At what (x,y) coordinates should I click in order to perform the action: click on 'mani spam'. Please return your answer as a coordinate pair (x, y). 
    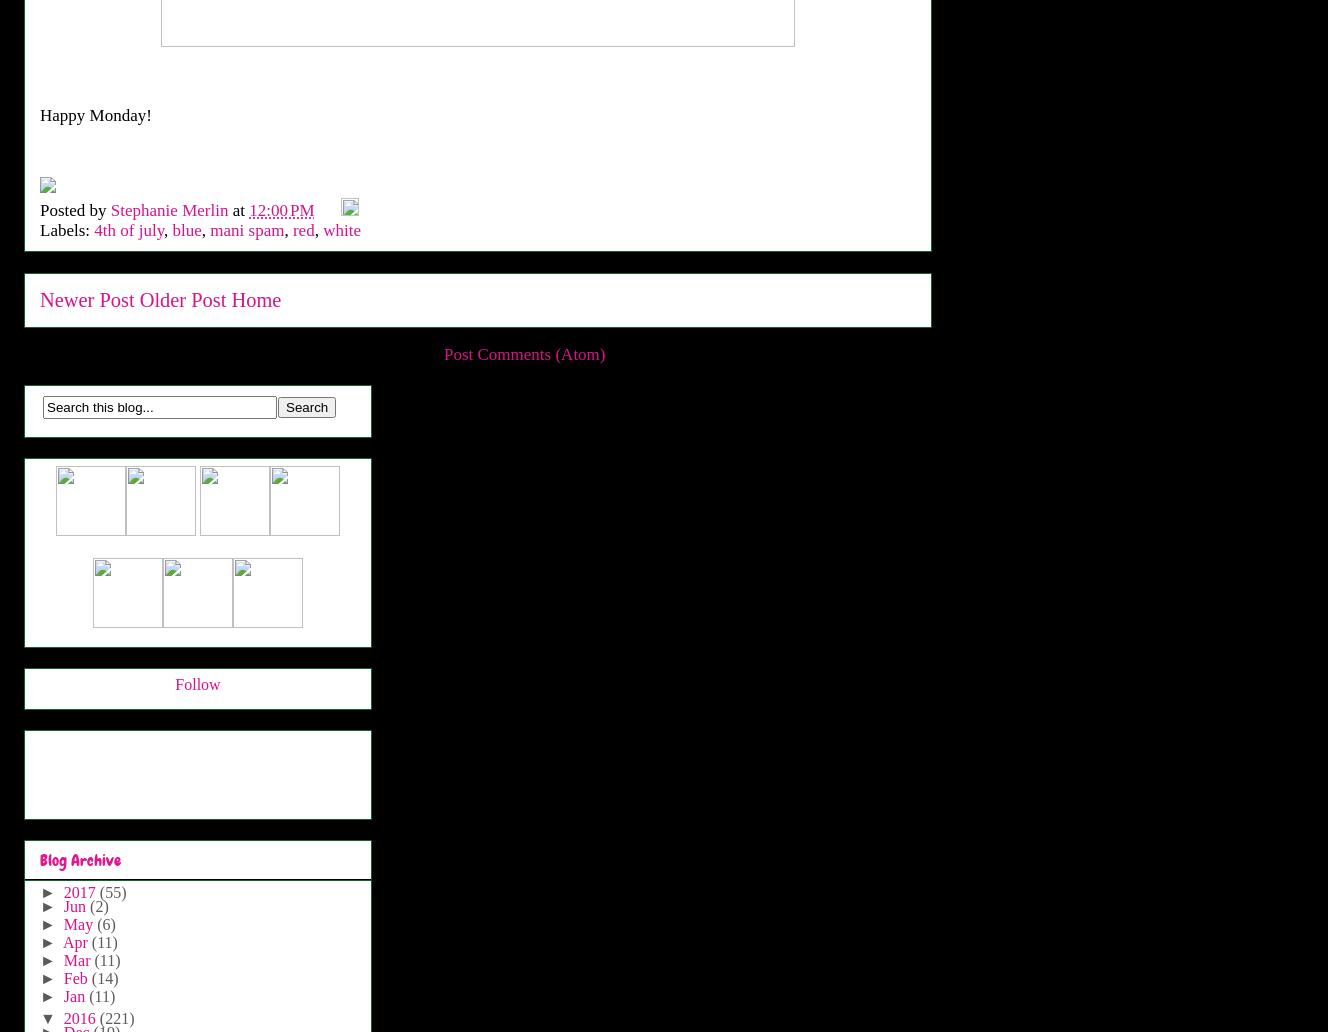
    Looking at the image, I should click on (246, 229).